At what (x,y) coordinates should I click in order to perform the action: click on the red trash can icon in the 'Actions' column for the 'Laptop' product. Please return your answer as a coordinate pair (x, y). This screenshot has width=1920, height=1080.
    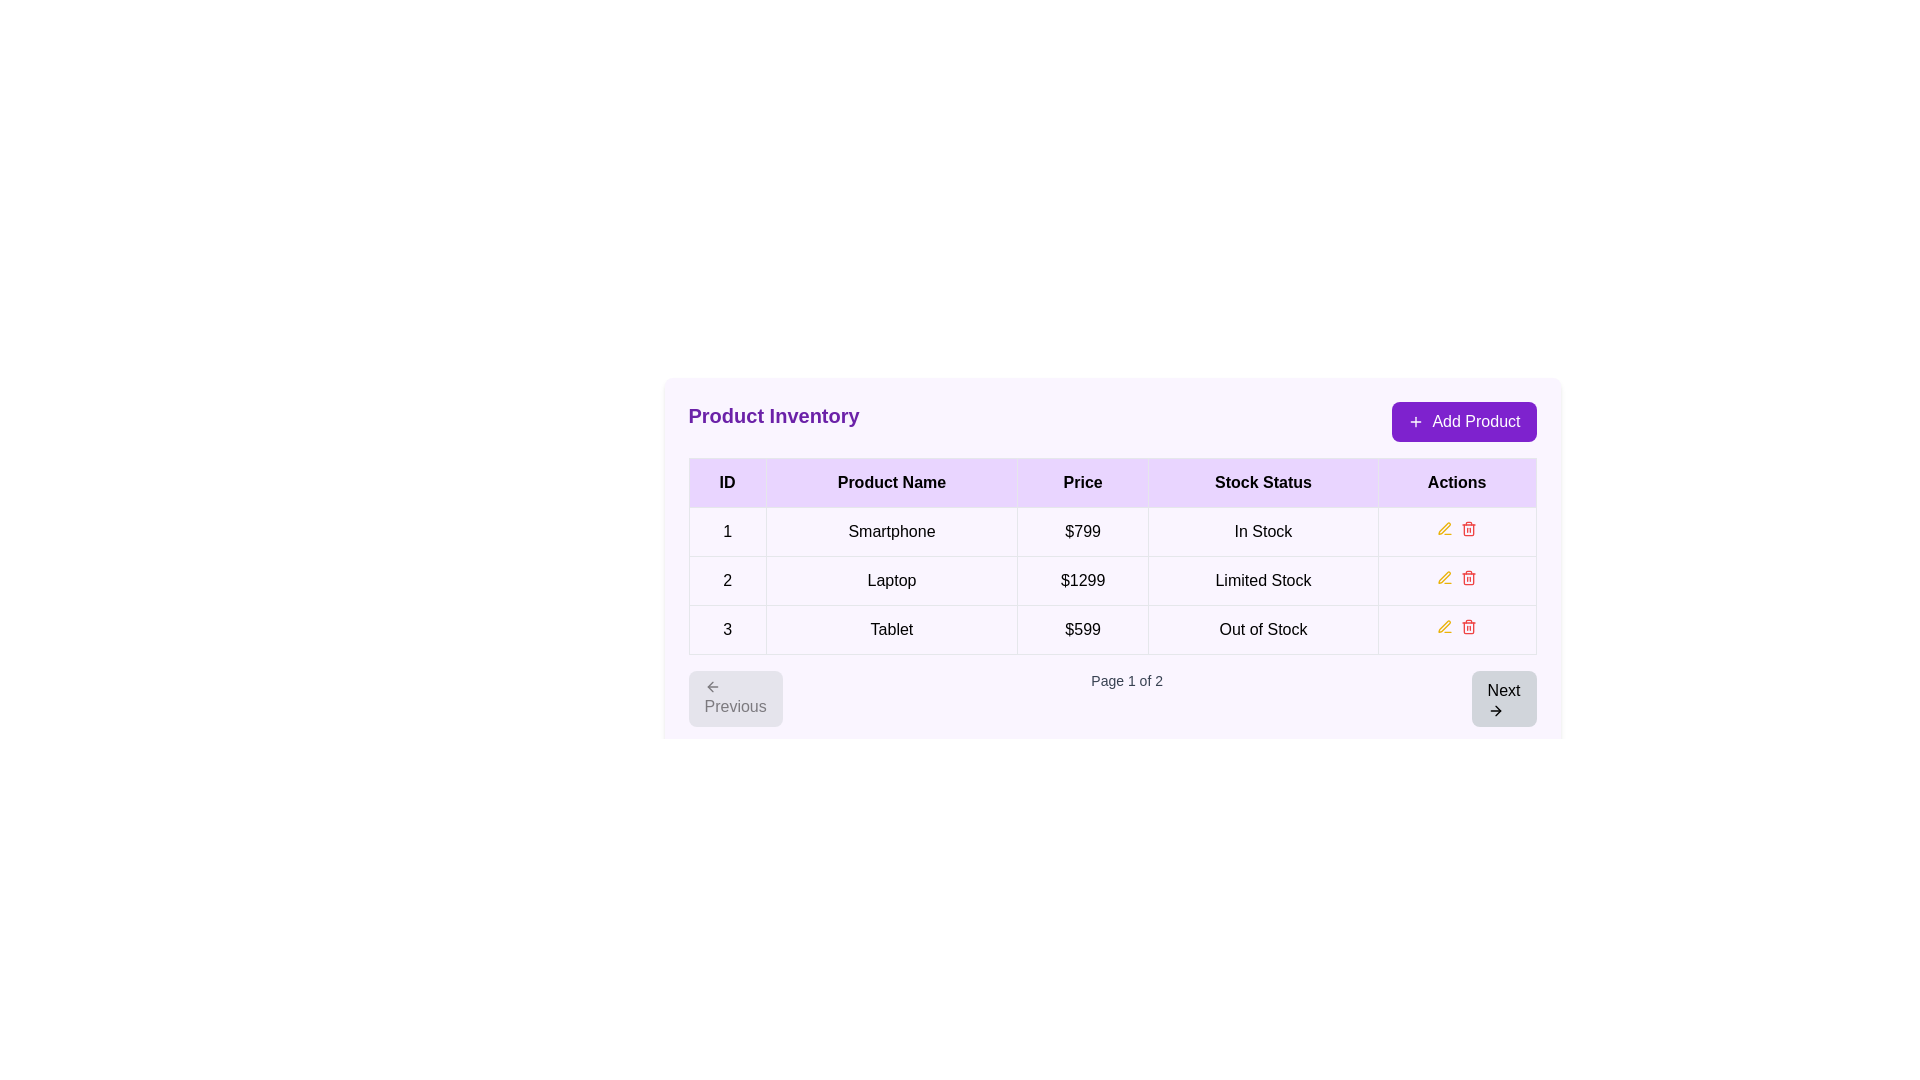
    Looking at the image, I should click on (1469, 578).